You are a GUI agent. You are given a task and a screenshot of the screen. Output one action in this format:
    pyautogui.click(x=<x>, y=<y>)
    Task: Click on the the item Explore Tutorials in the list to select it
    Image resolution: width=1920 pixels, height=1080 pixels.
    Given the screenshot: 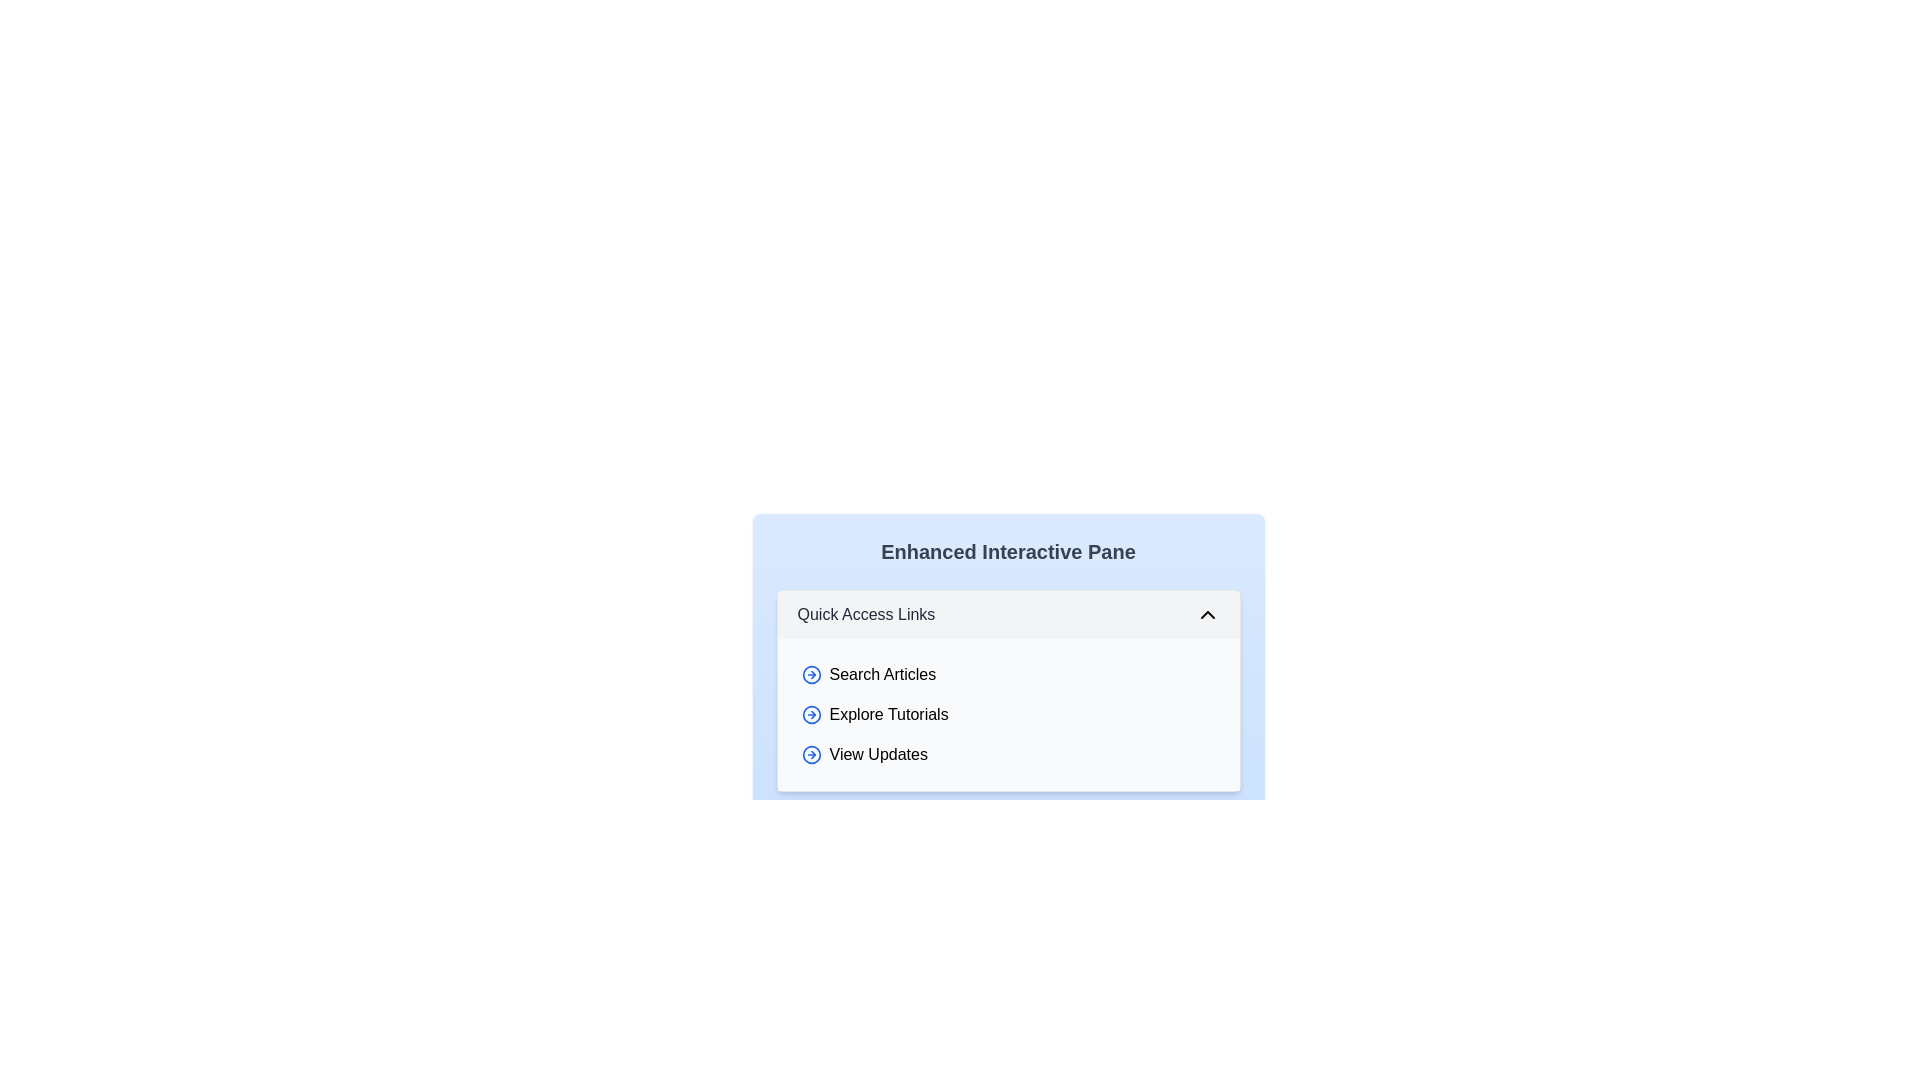 What is the action you would take?
    pyautogui.click(x=1008, y=713)
    